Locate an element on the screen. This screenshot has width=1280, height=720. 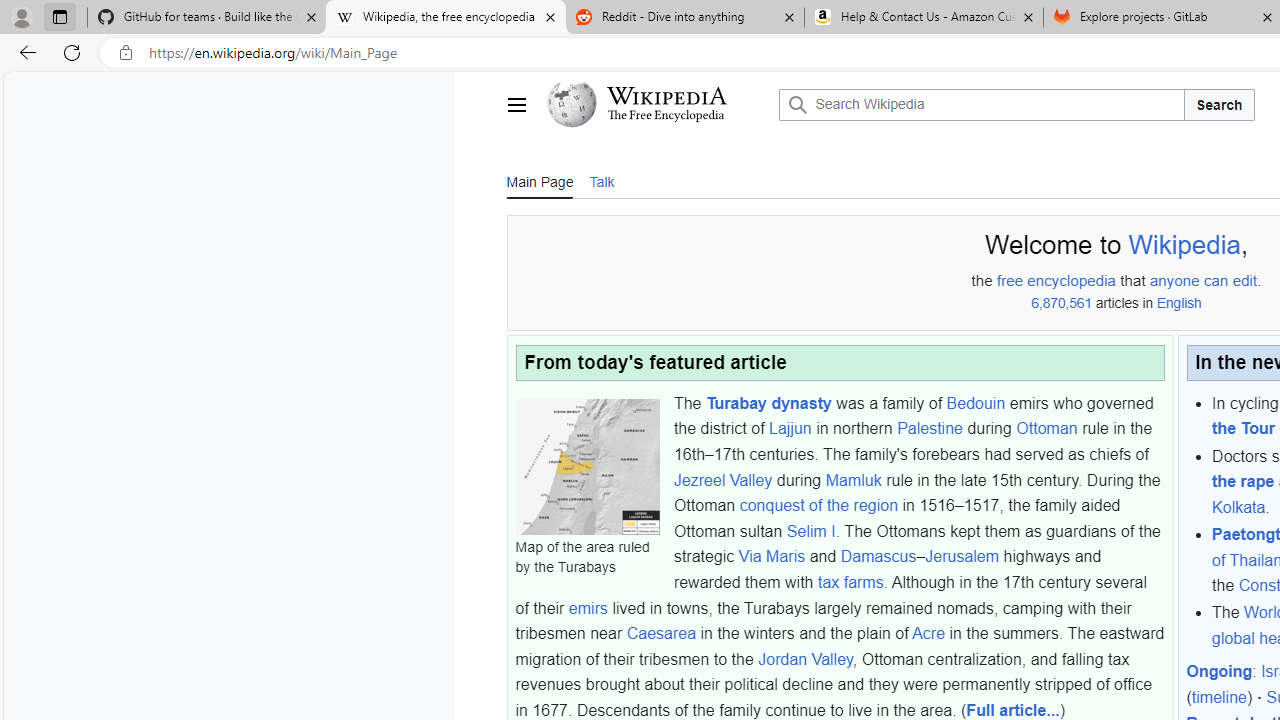
'timeline' is located at coordinates (1217, 697).